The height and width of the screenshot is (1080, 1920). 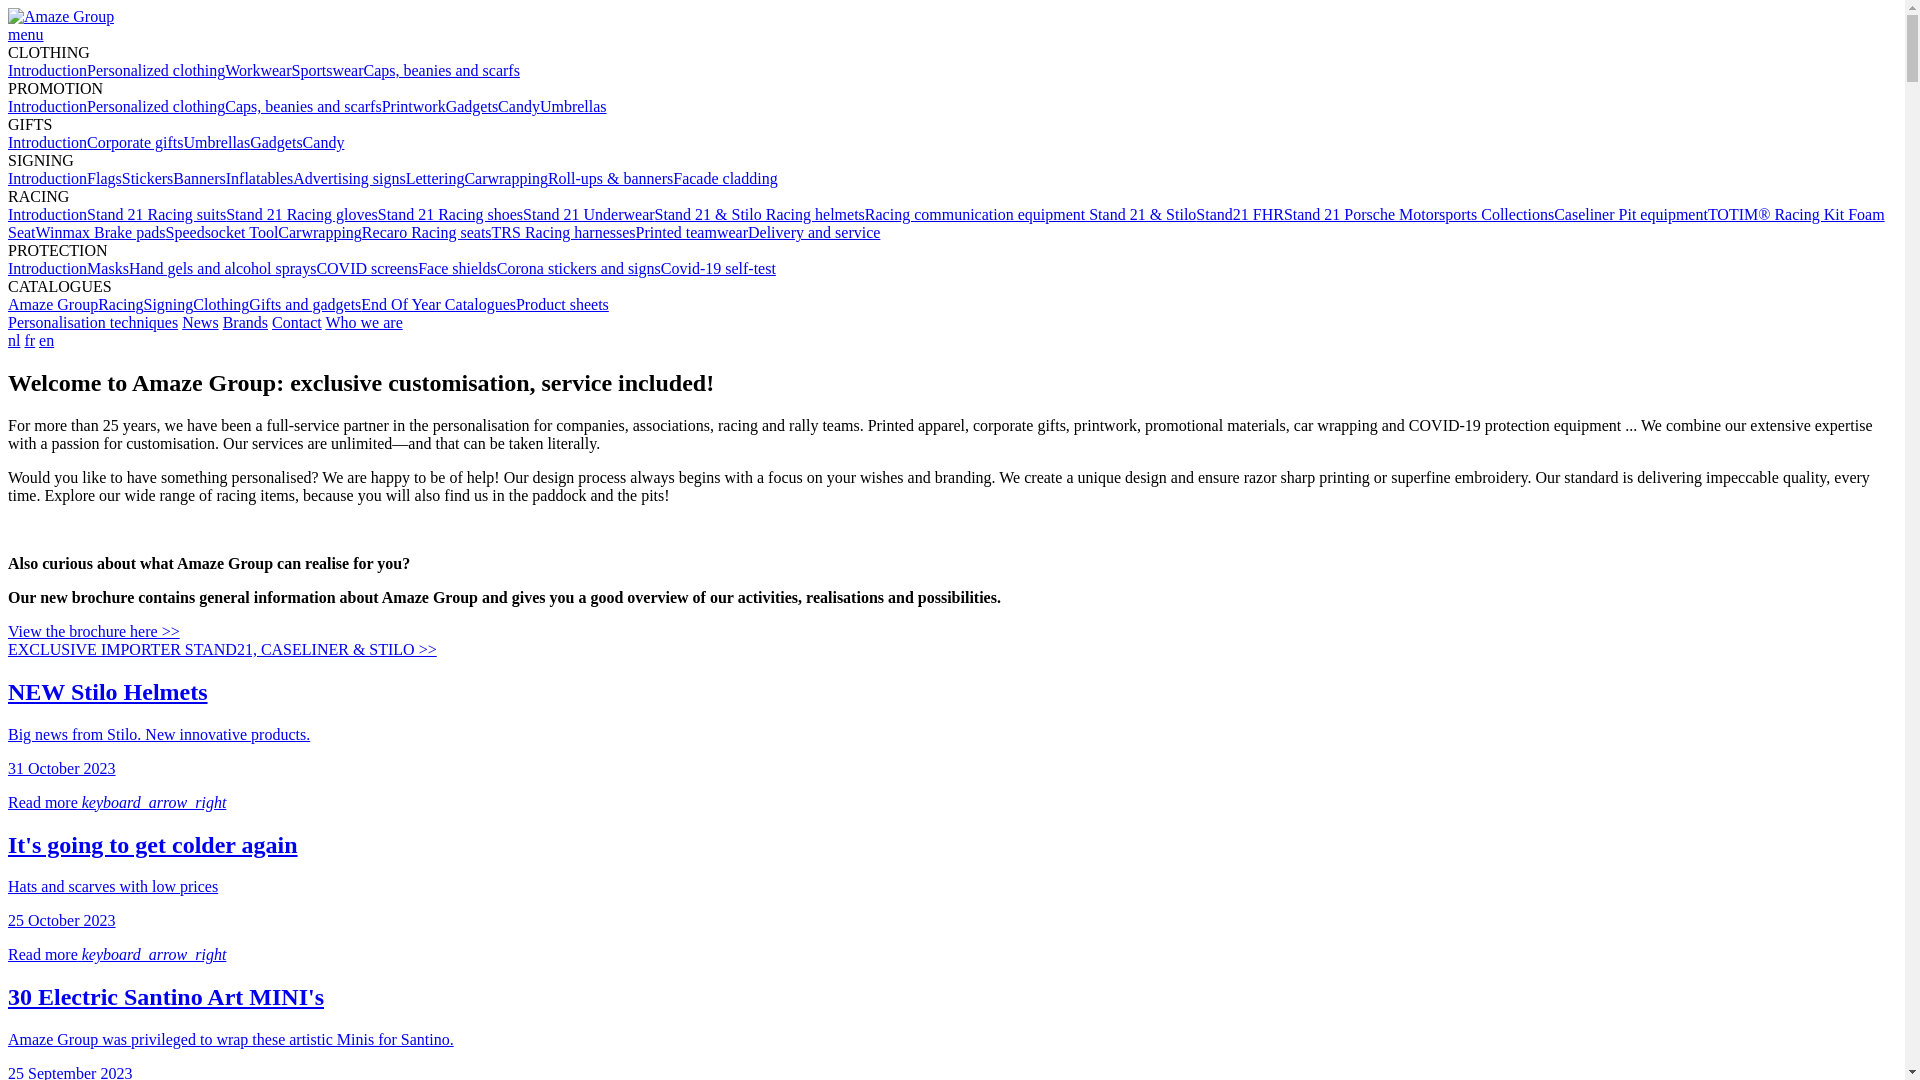 I want to click on 'Introduction', so click(x=47, y=141).